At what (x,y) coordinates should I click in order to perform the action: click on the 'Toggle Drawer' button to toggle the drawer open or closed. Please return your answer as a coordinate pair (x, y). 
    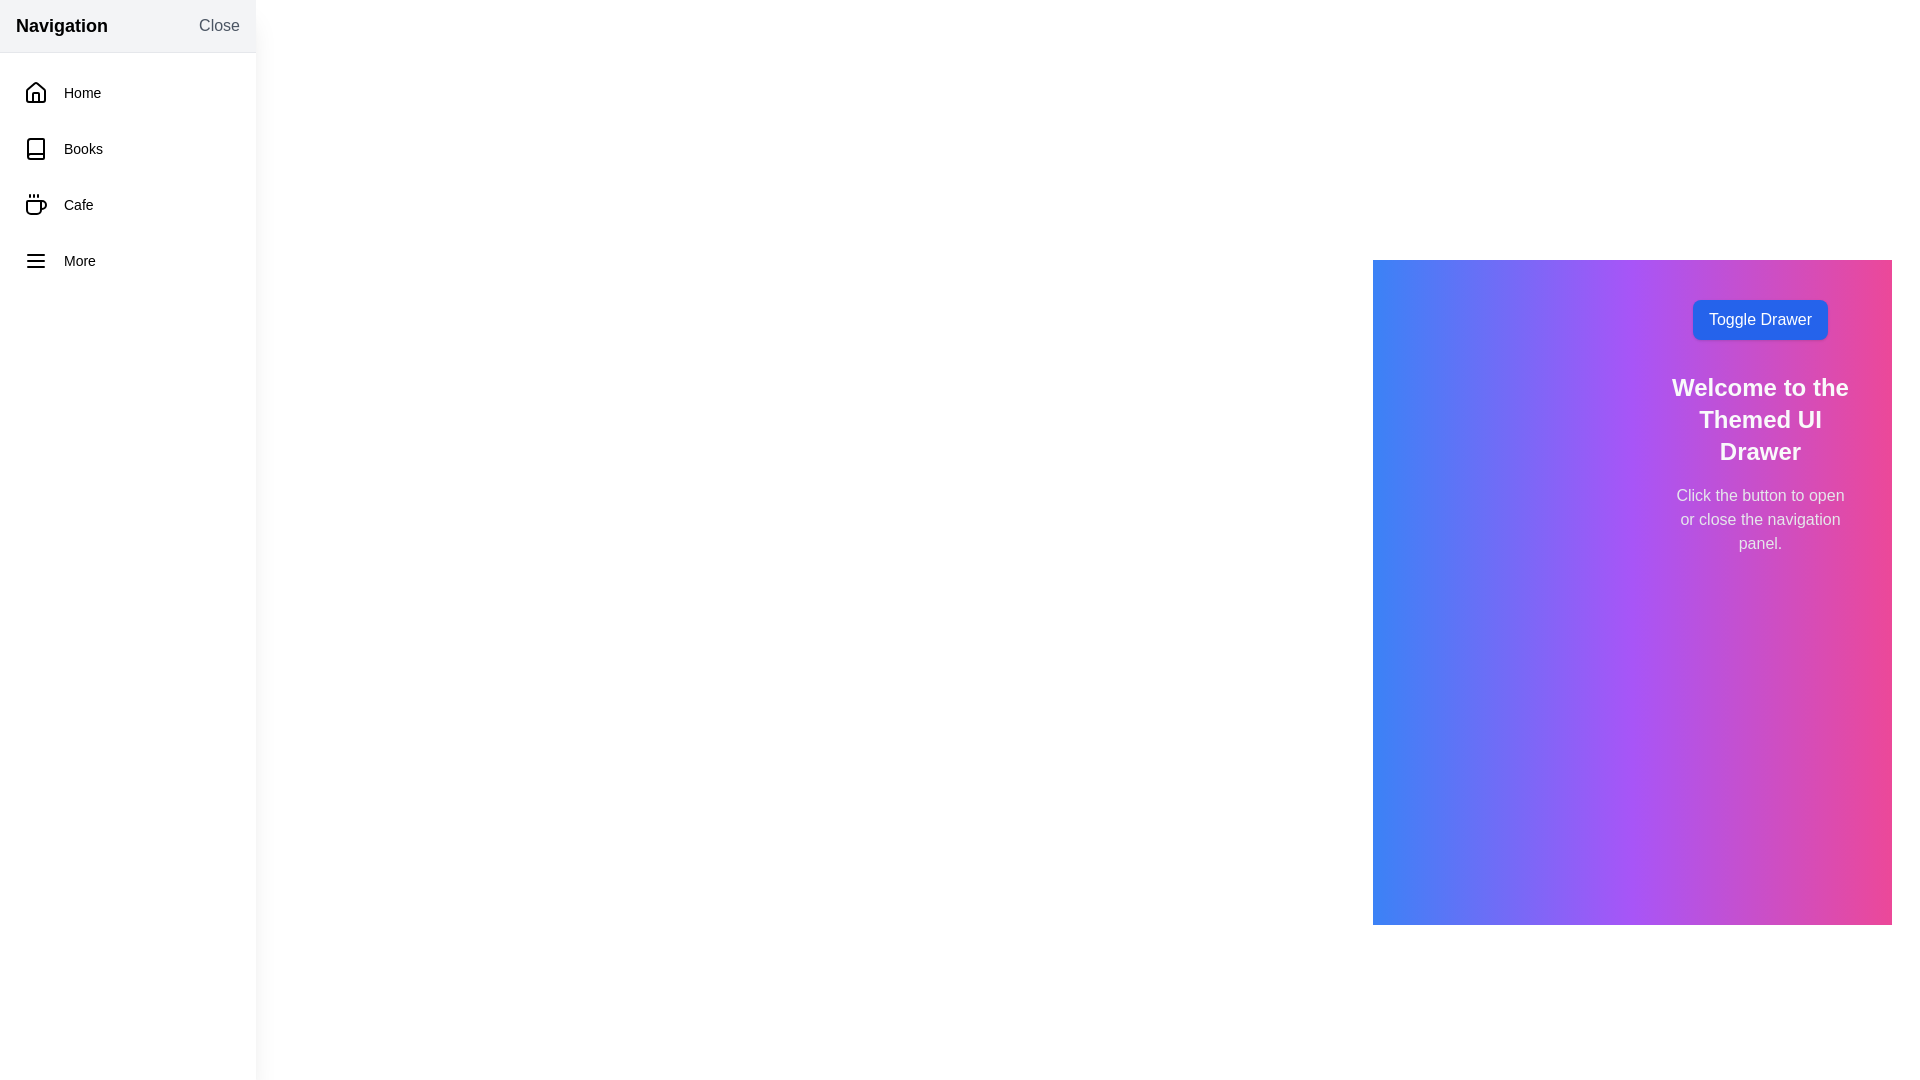
    Looking at the image, I should click on (1760, 319).